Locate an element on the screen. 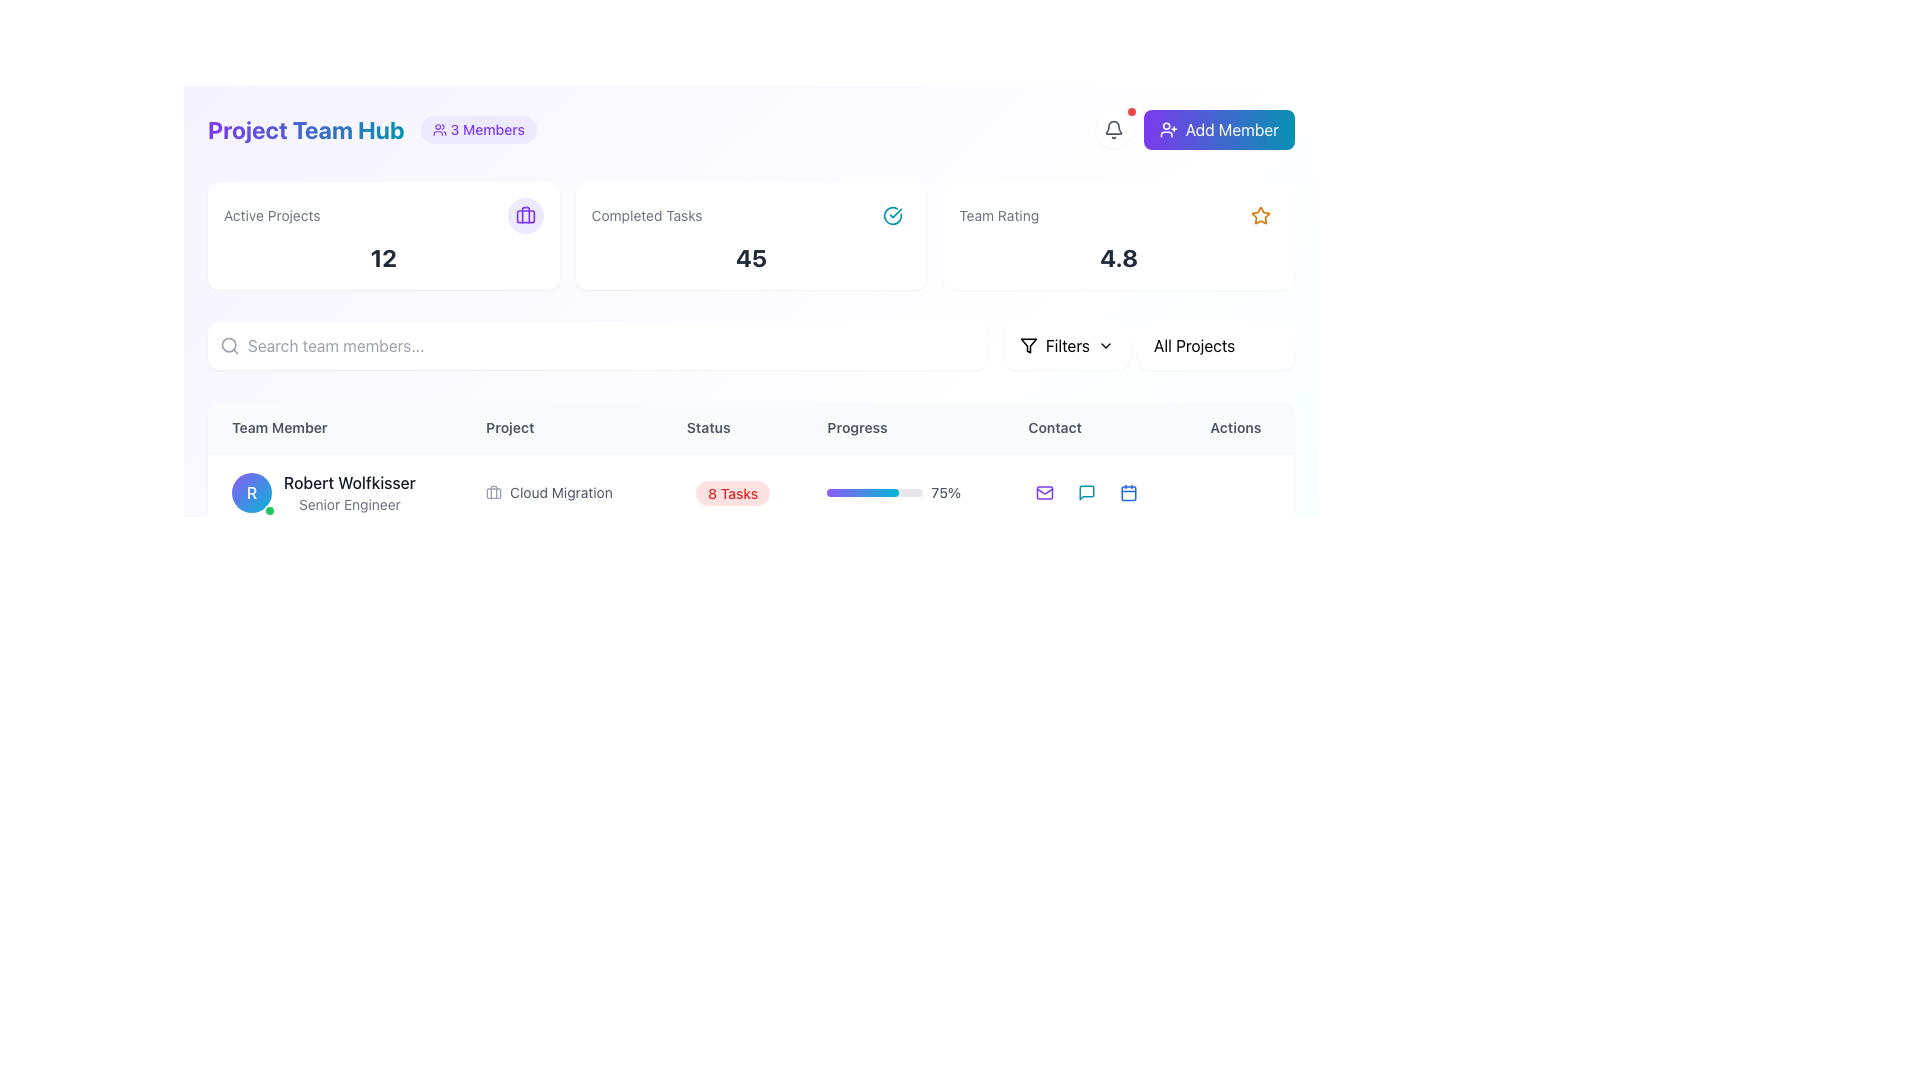 This screenshot has width=1920, height=1080. the text label reading 'Cloud Migration', which is styled with a small font size and gray color, located to the right of a briefcase icon in the 'Project' column associated with 'Robert Wolfkisser' is located at coordinates (560, 493).